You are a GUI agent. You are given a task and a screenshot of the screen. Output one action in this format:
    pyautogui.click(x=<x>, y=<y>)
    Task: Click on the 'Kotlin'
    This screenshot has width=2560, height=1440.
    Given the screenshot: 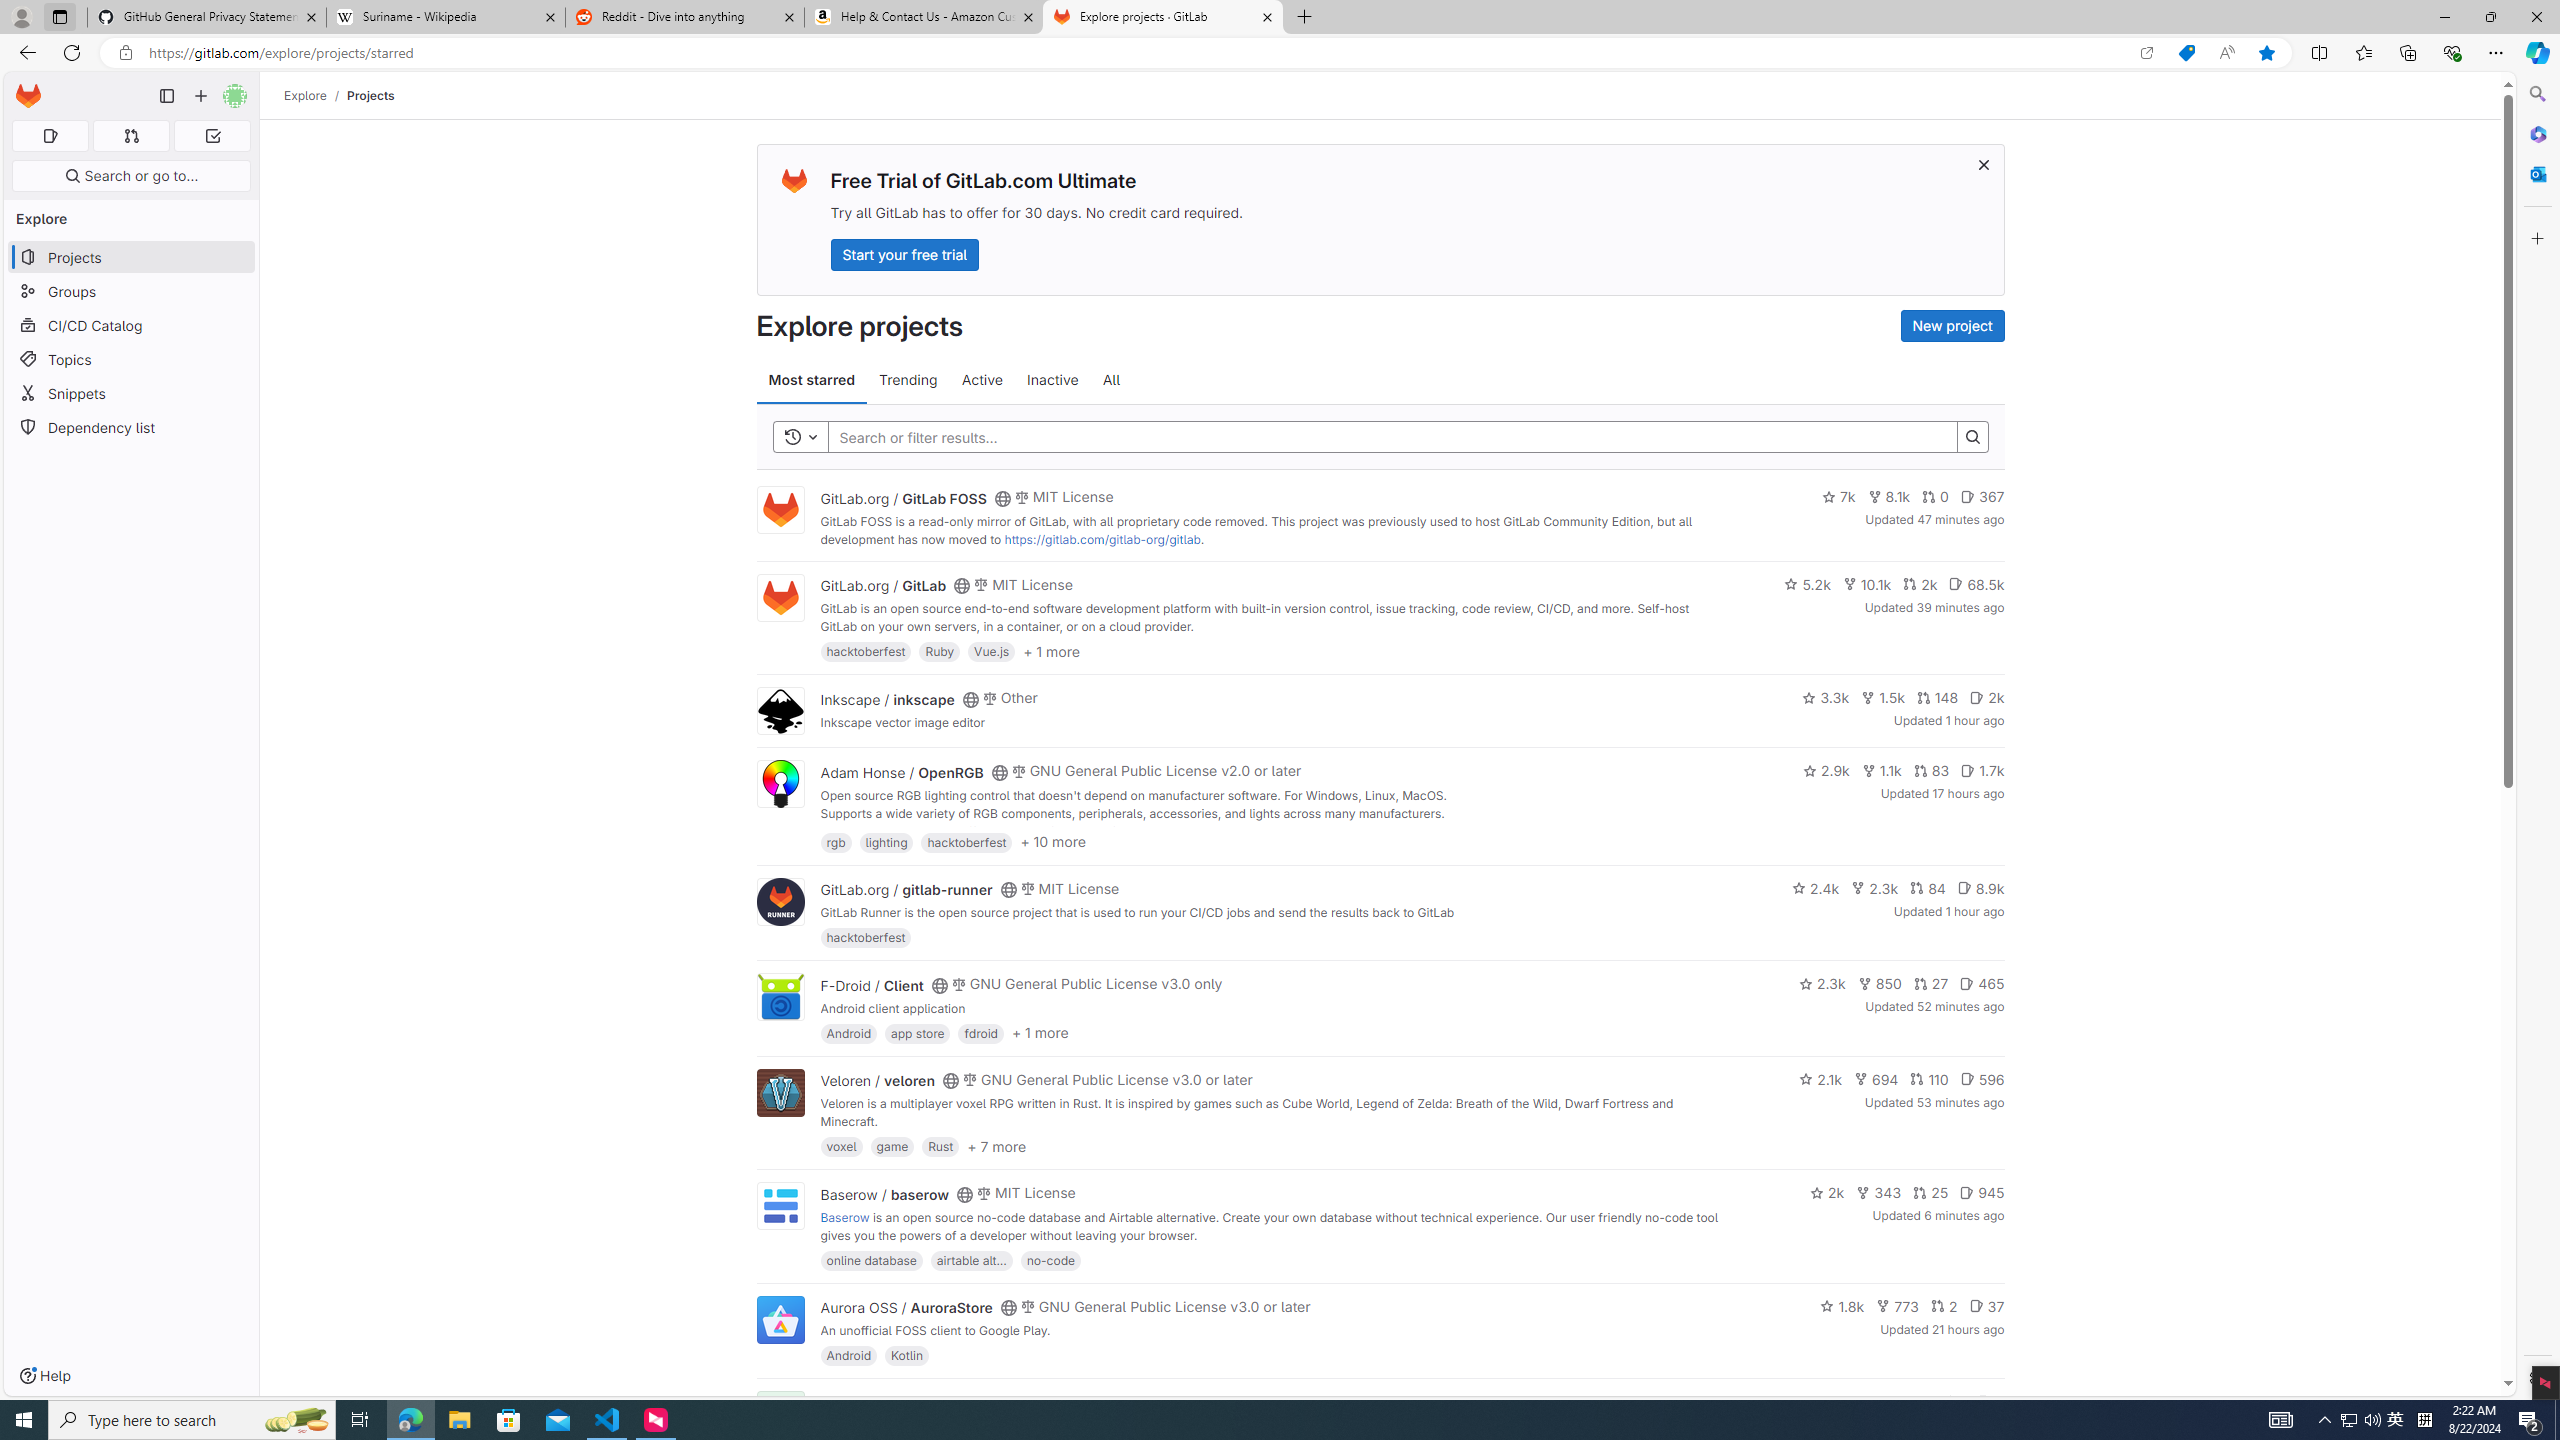 What is the action you would take?
    pyautogui.click(x=906, y=1355)
    